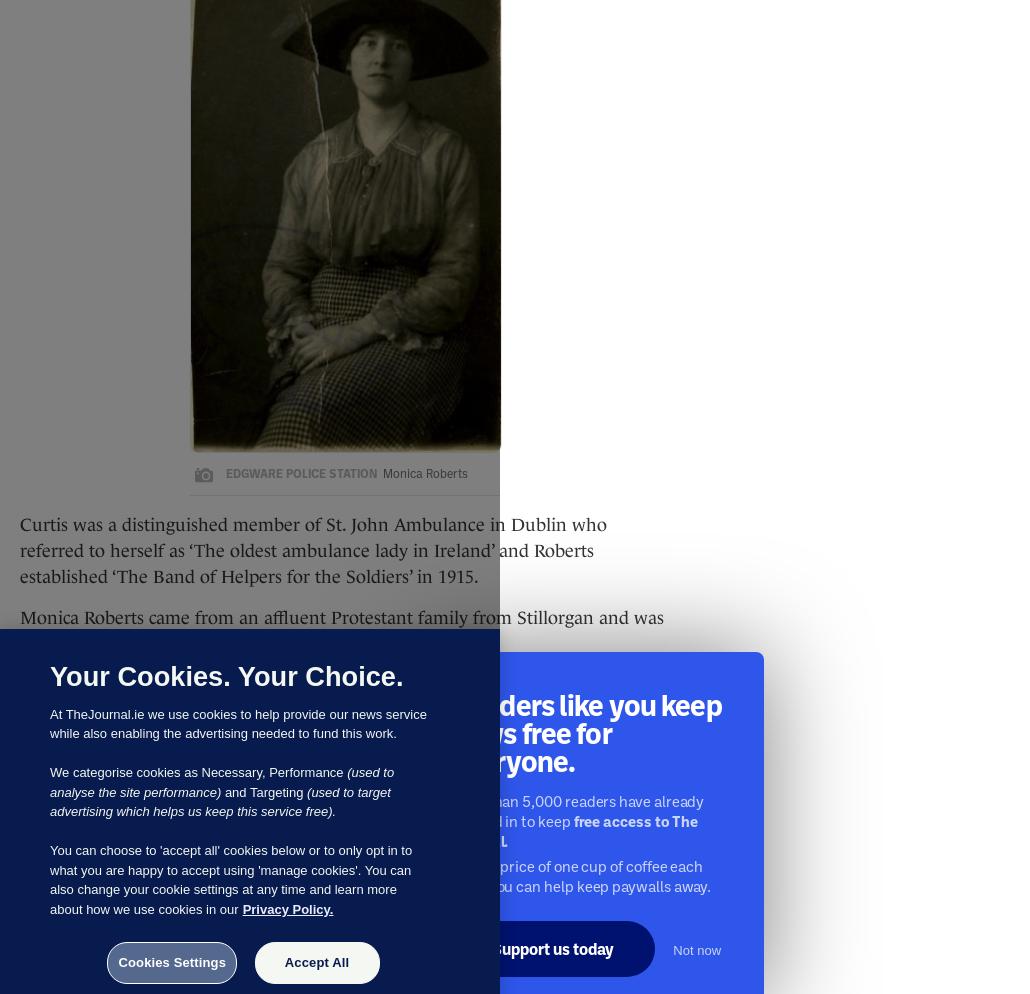 This screenshot has width=1030, height=994. What do you see at coordinates (424, 471) in the screenshot?
I see `'Monica Roberts'` at bounding box center [424, 471].